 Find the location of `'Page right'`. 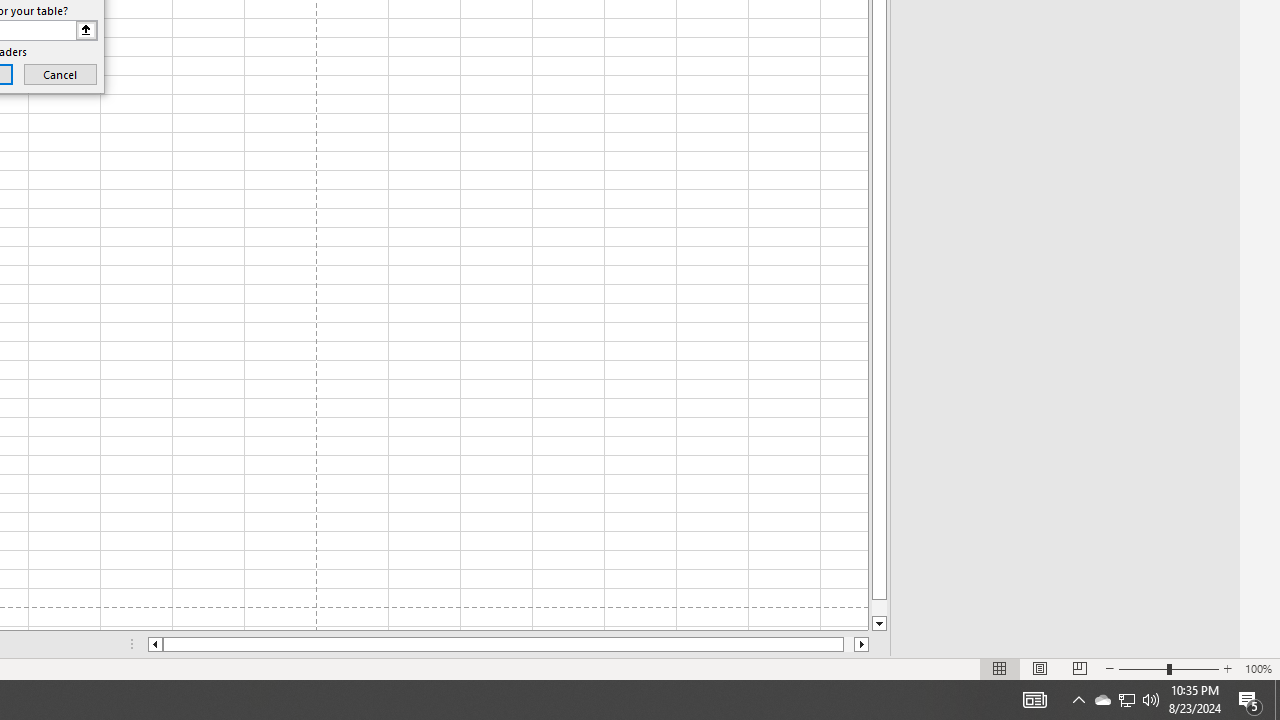

'Page right' is located at coordinates (848, 644).